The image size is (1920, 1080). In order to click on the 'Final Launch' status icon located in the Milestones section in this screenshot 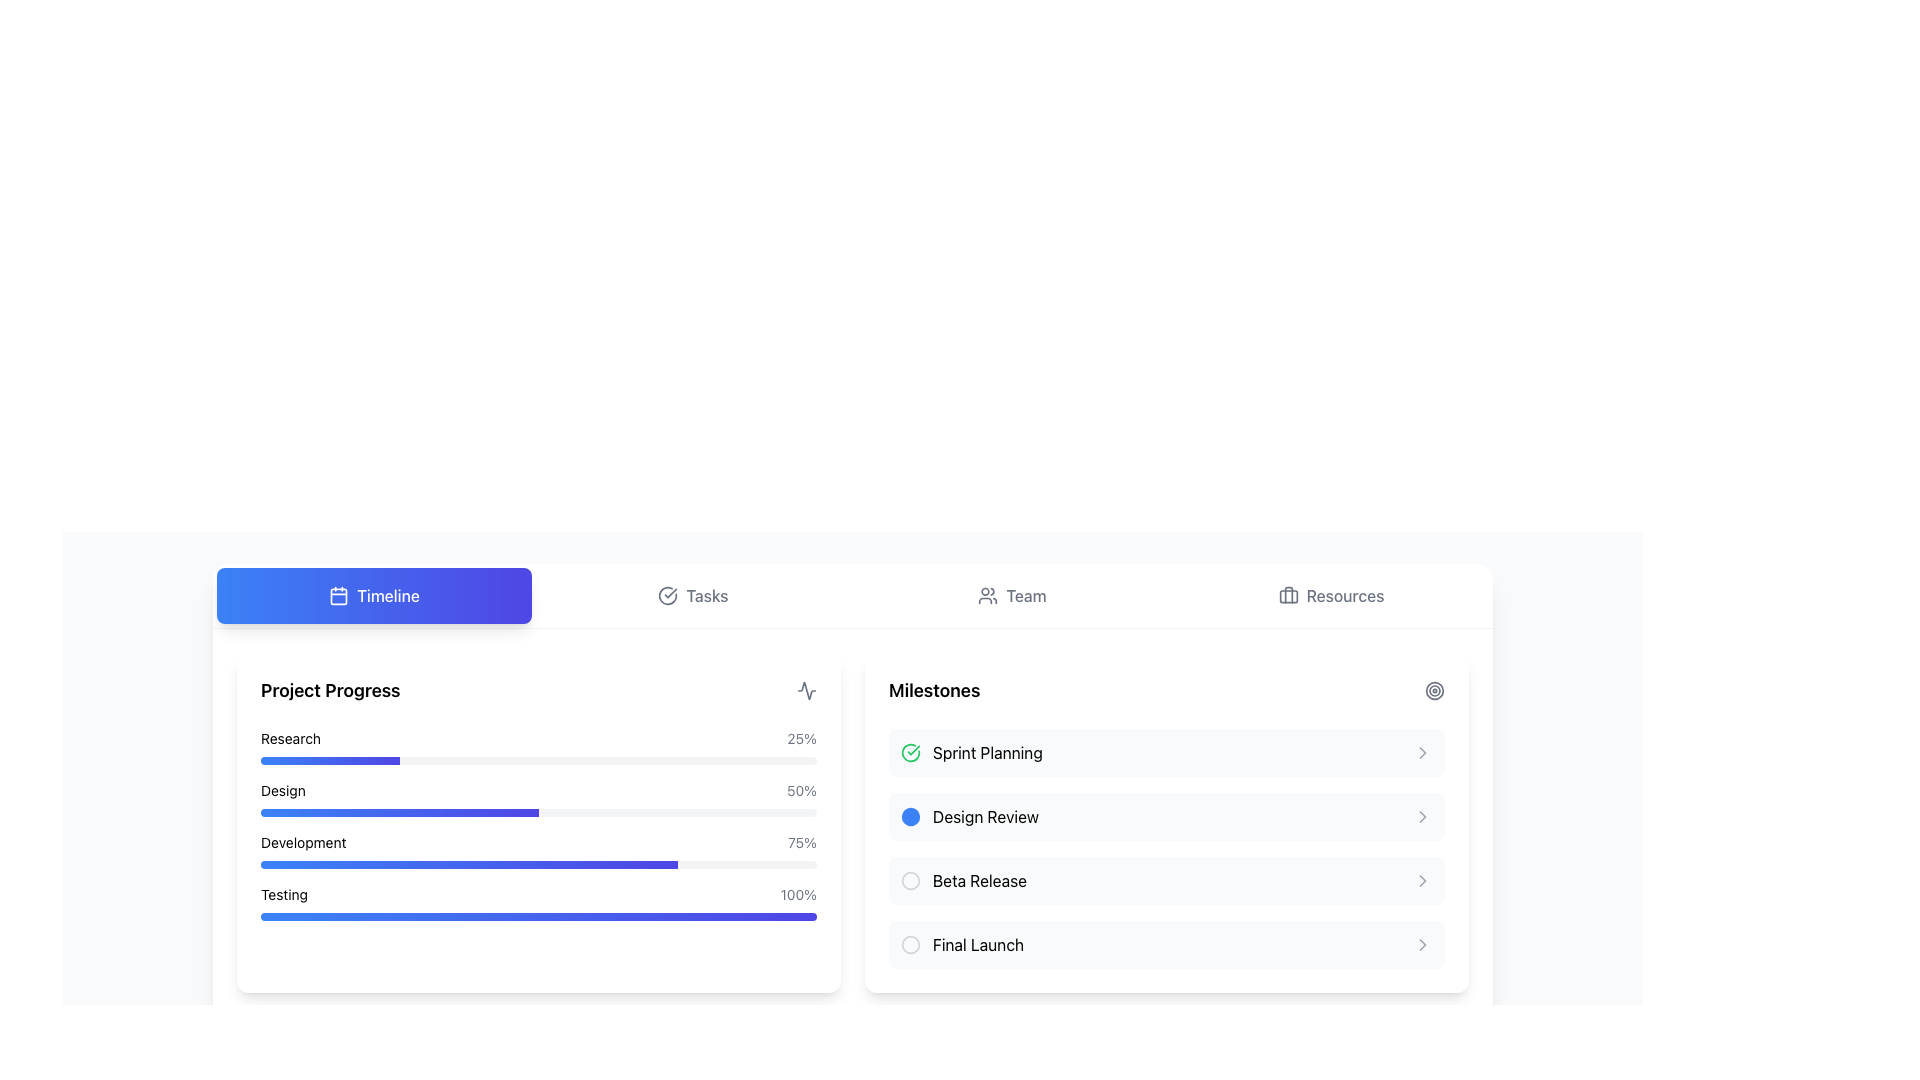, I will do `click(910, 945)`.